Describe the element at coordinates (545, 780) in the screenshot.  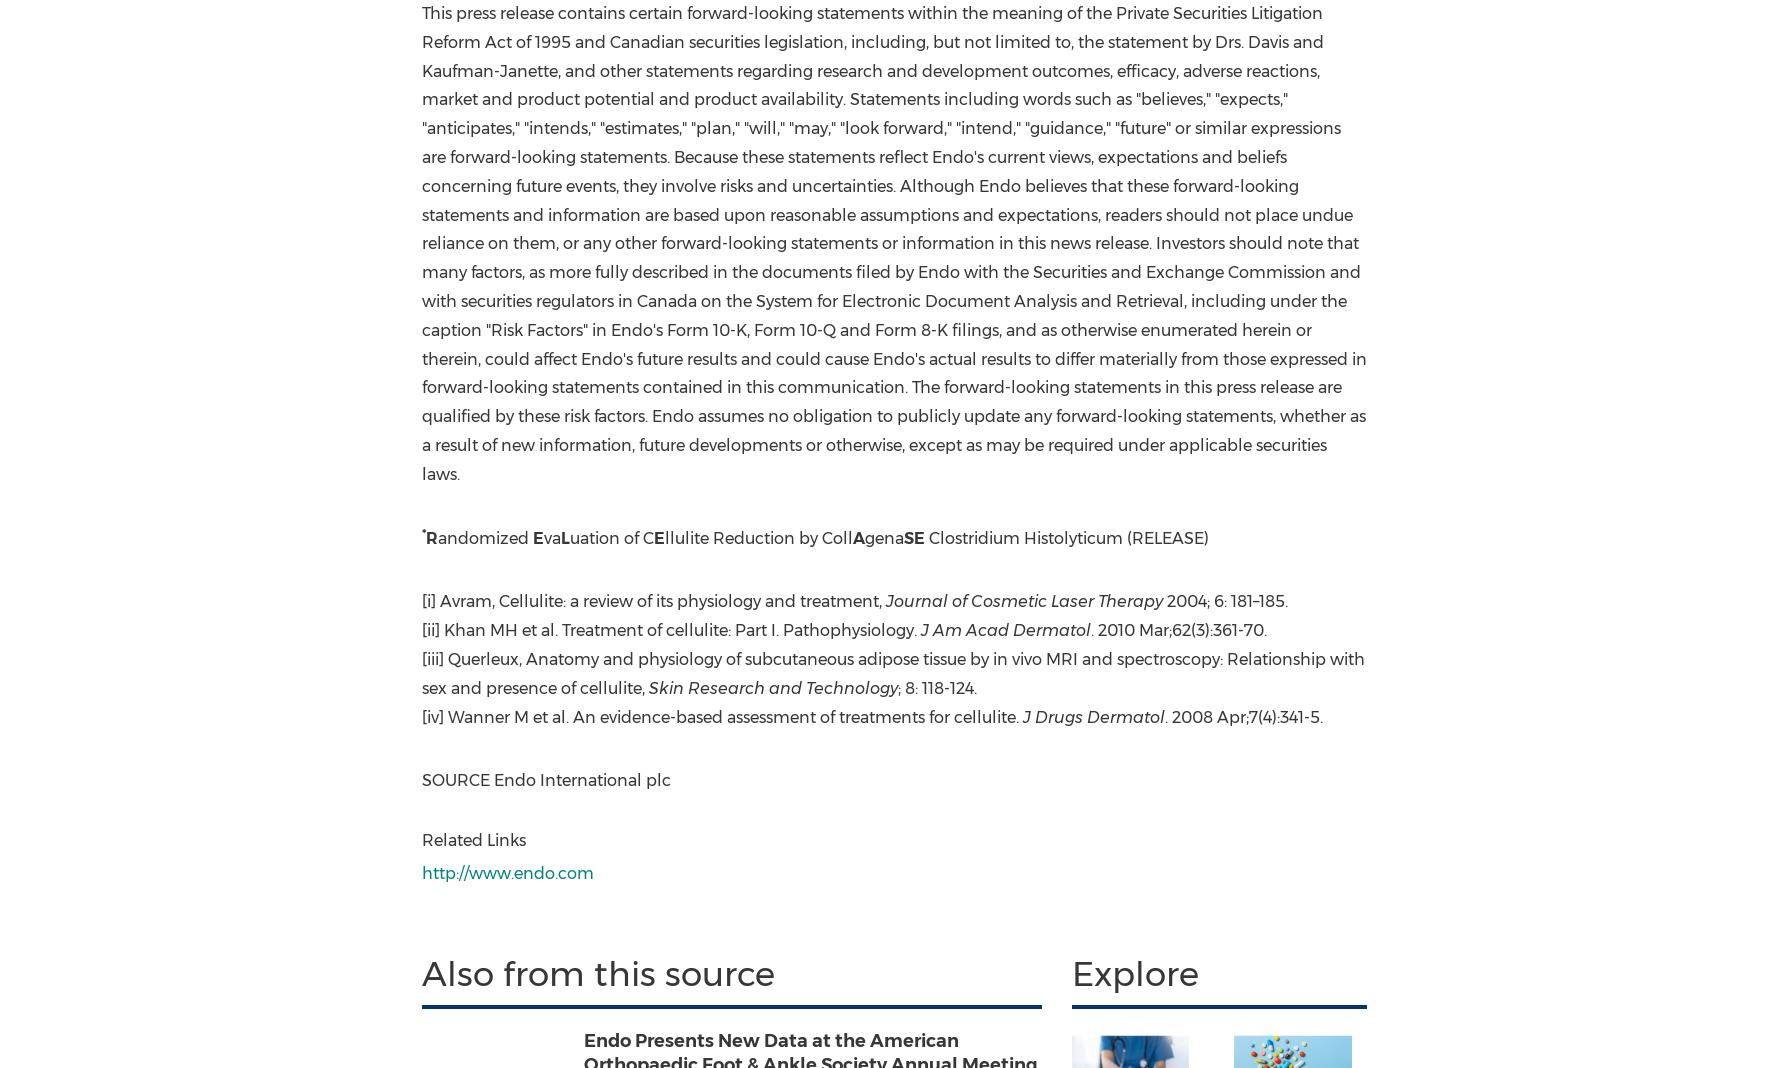
I see `'SOURCE Endo International plc'` at that location.